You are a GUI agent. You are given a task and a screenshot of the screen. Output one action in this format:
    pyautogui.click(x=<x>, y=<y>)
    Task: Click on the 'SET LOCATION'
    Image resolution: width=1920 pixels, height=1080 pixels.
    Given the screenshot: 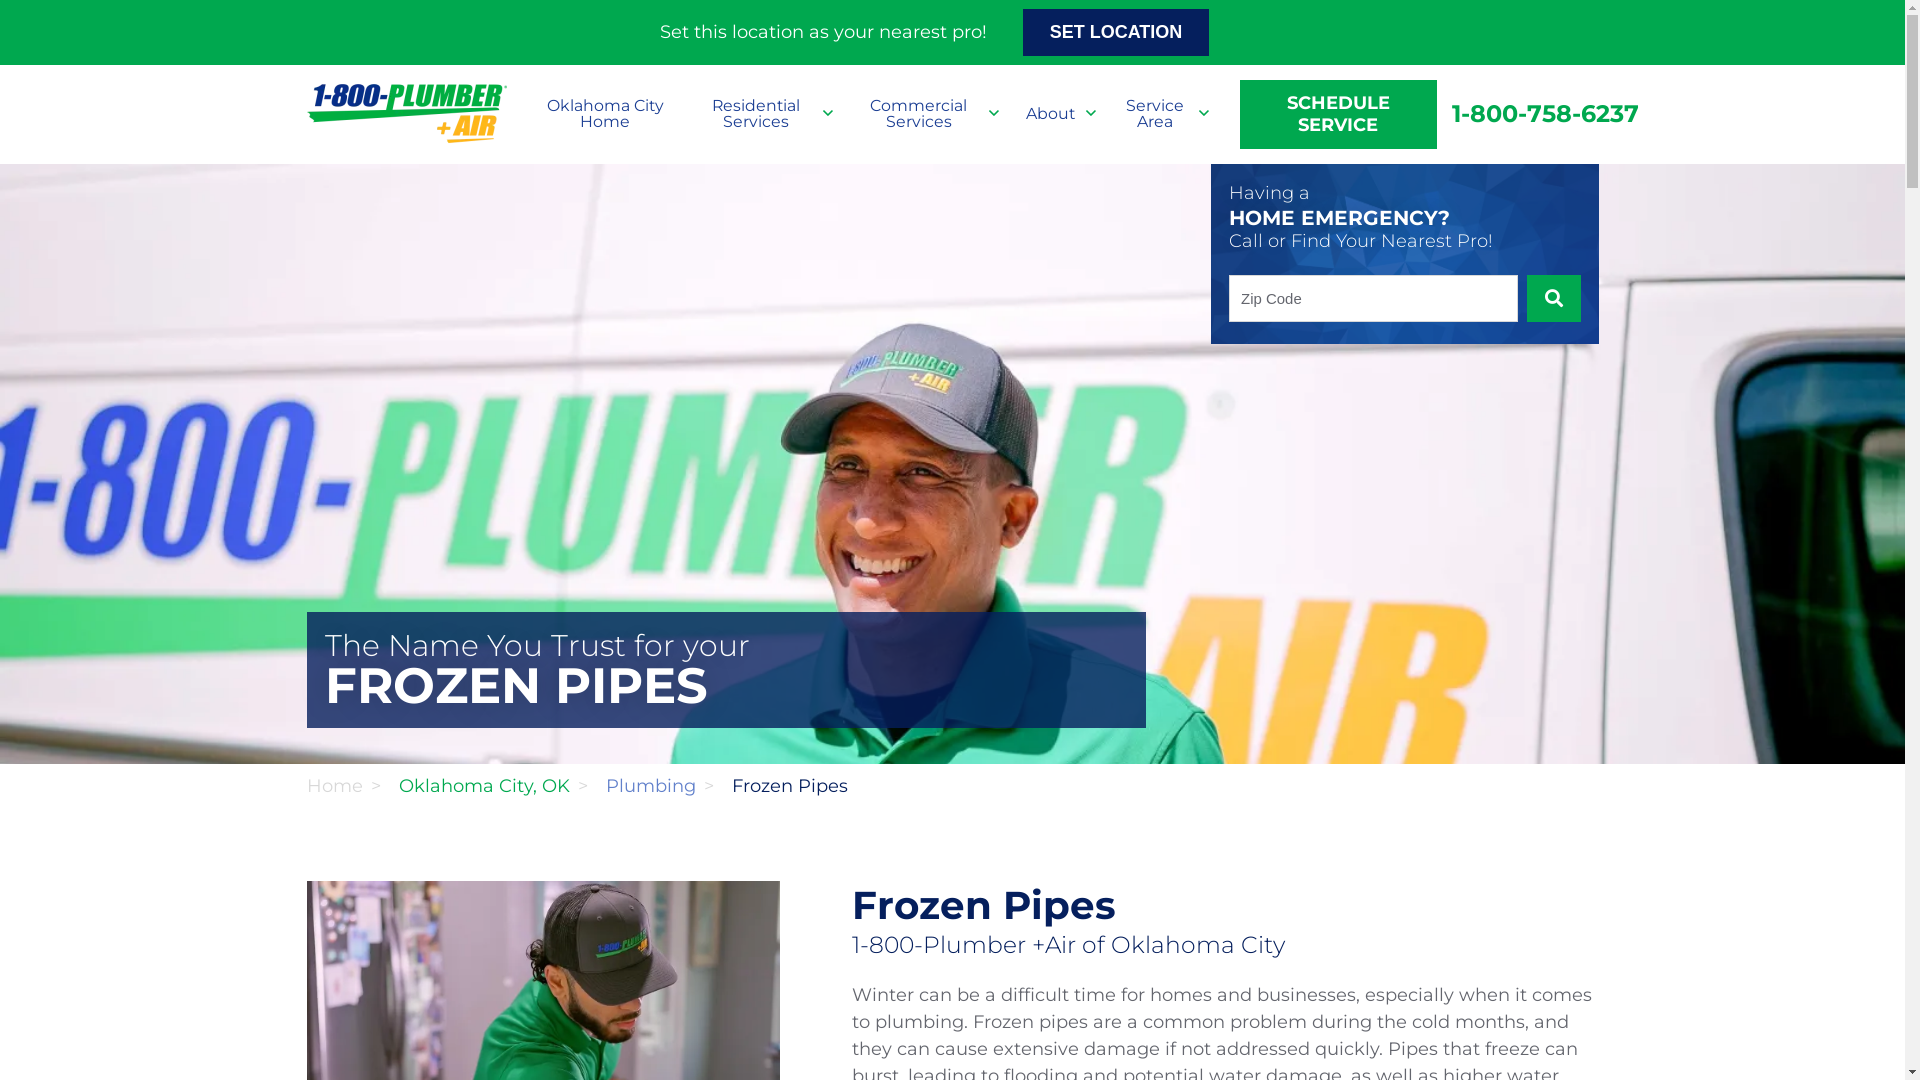 What is the action you would take?
    pyautogui.click(x=1115, y=32)
    